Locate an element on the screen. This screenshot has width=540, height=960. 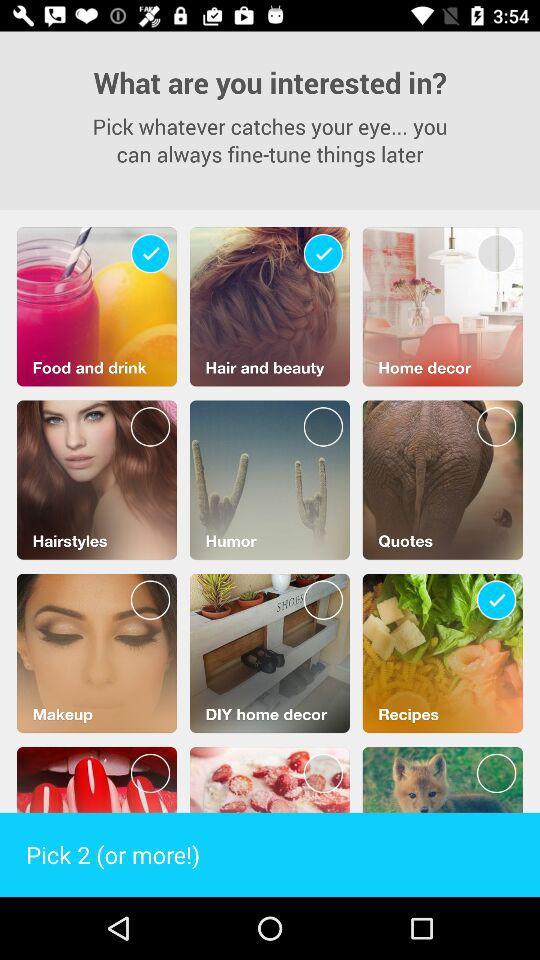
the pick 2 or is located at coordinates (270, 853).